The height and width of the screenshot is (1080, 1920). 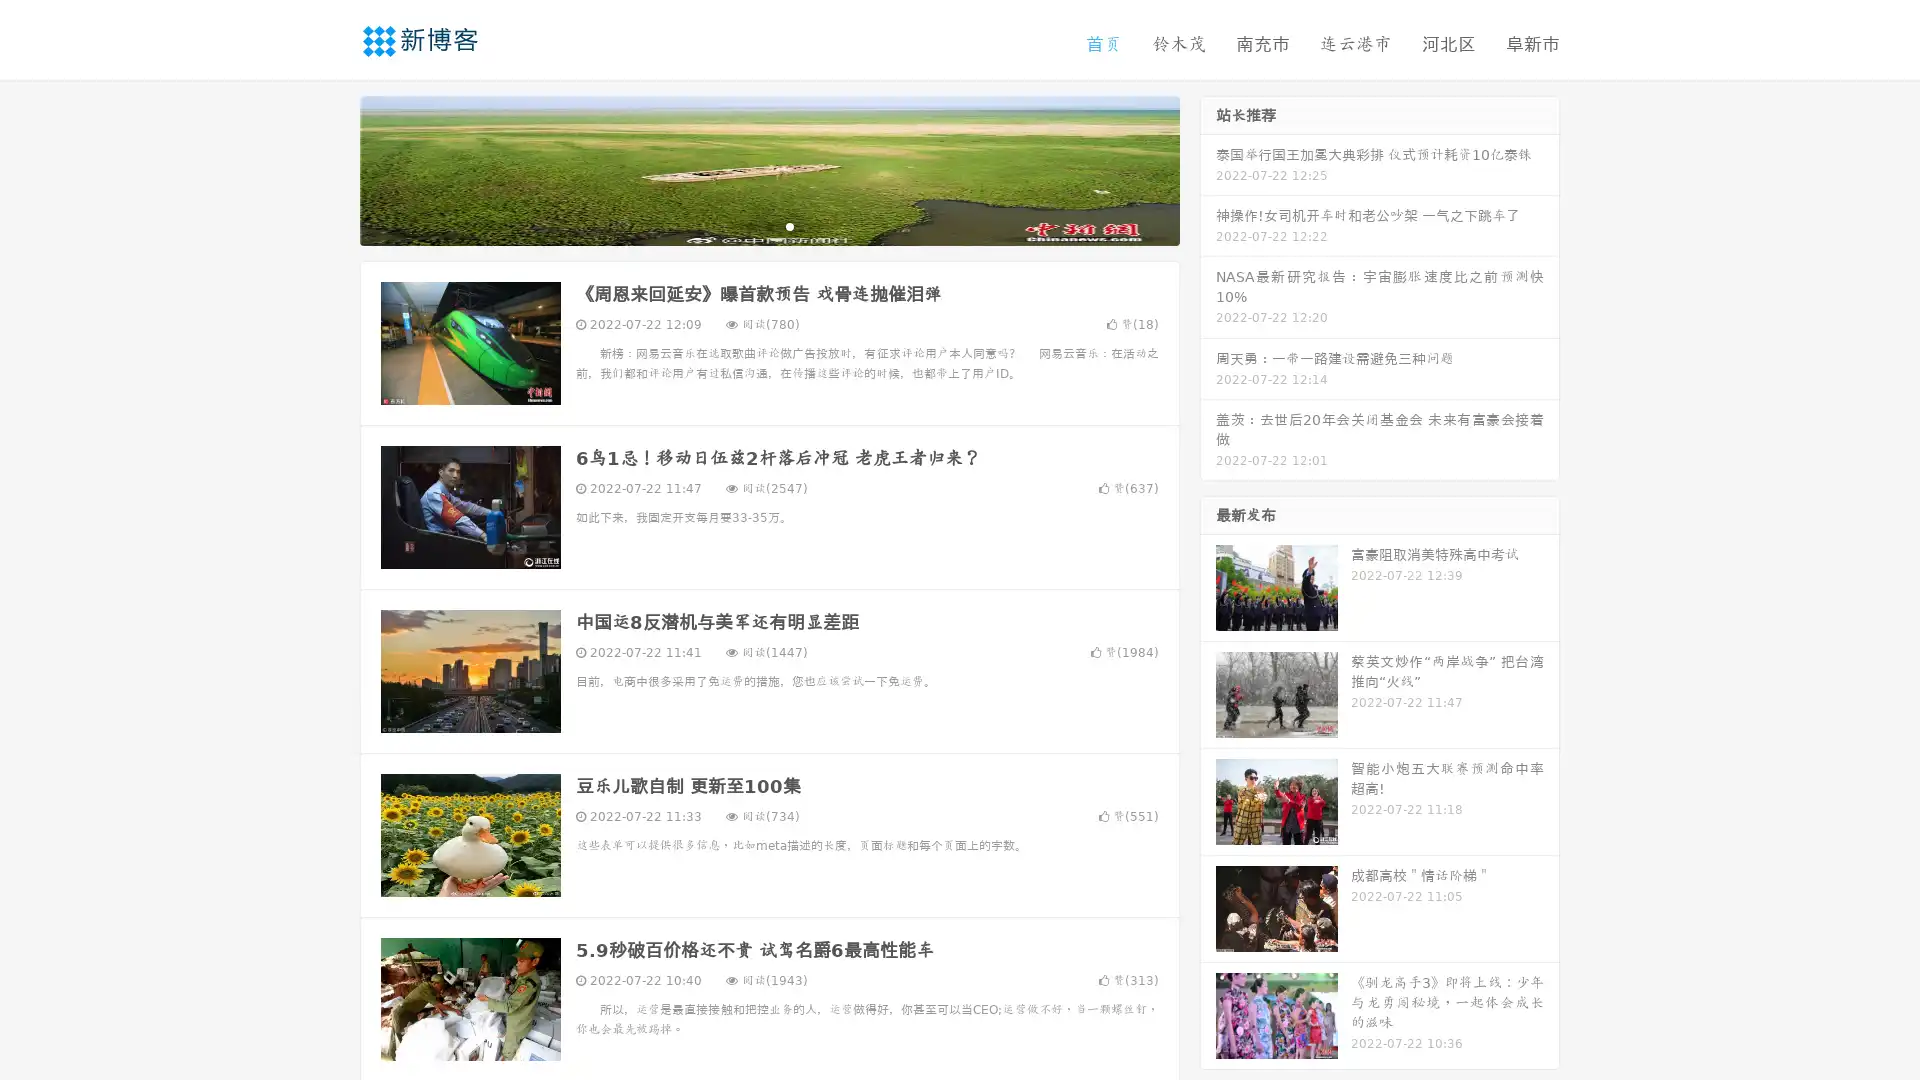 What do you see at coordinates (768, 225) in the screenshot?
I see `Go to slide 2` at bounding box center [768, 225].